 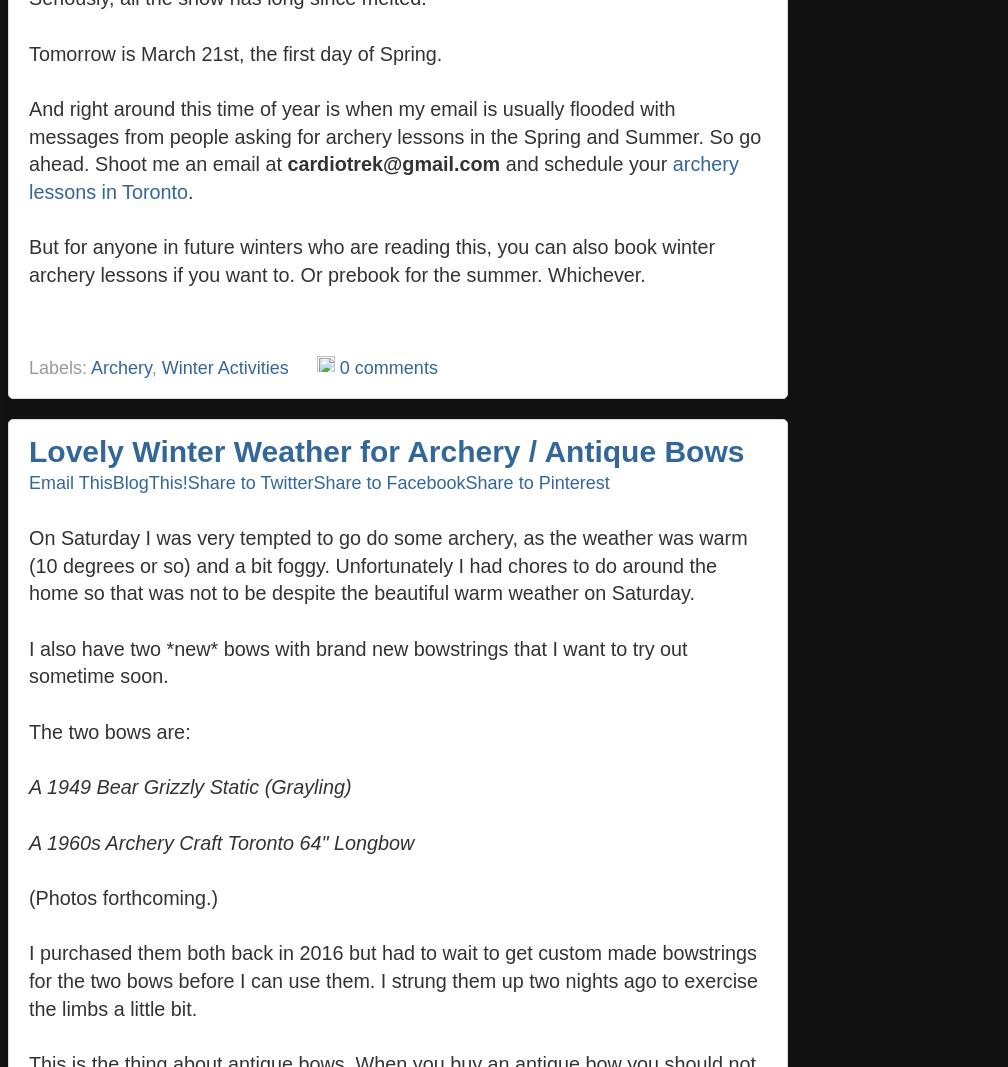 I want to click on 'Share to Facebook', so click(x=388, y=482).